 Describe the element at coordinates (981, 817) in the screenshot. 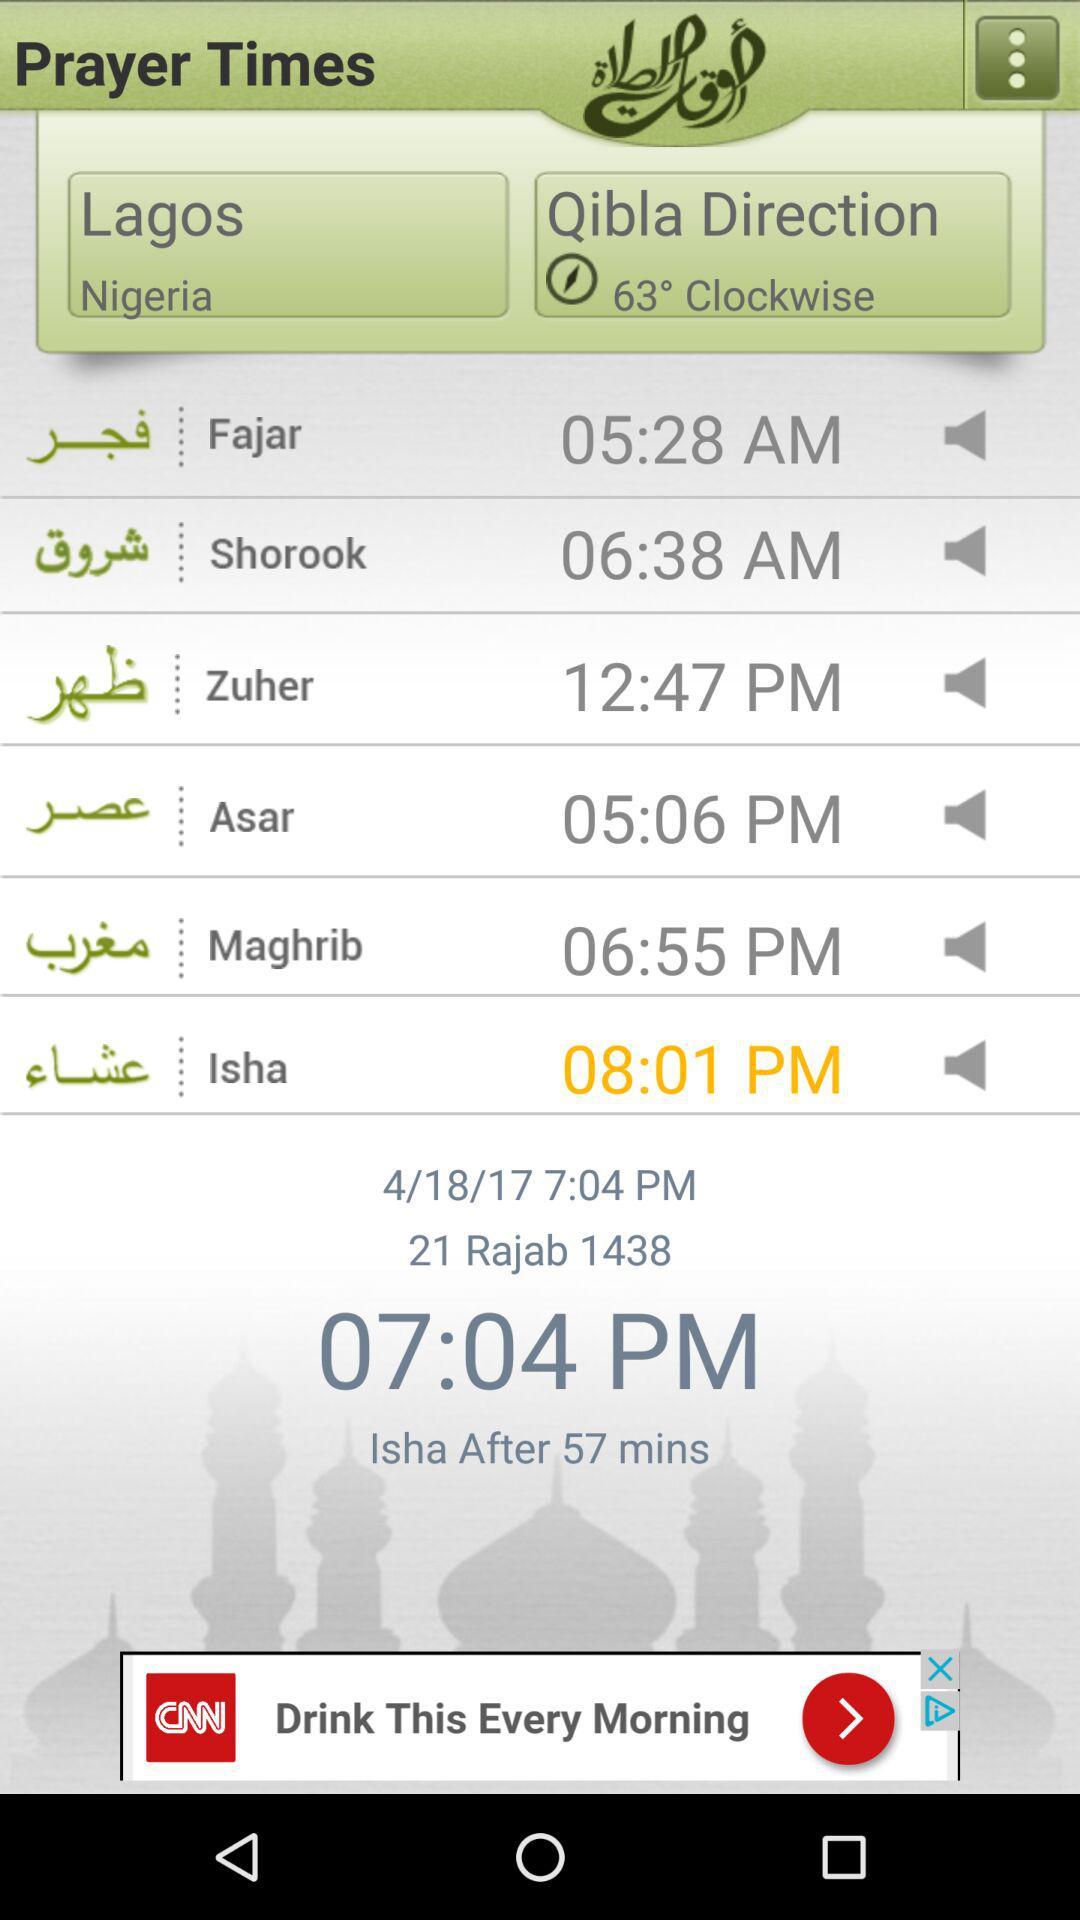

I see `muslim prayer times muslim prayer times and kiblah direction app` at that location.